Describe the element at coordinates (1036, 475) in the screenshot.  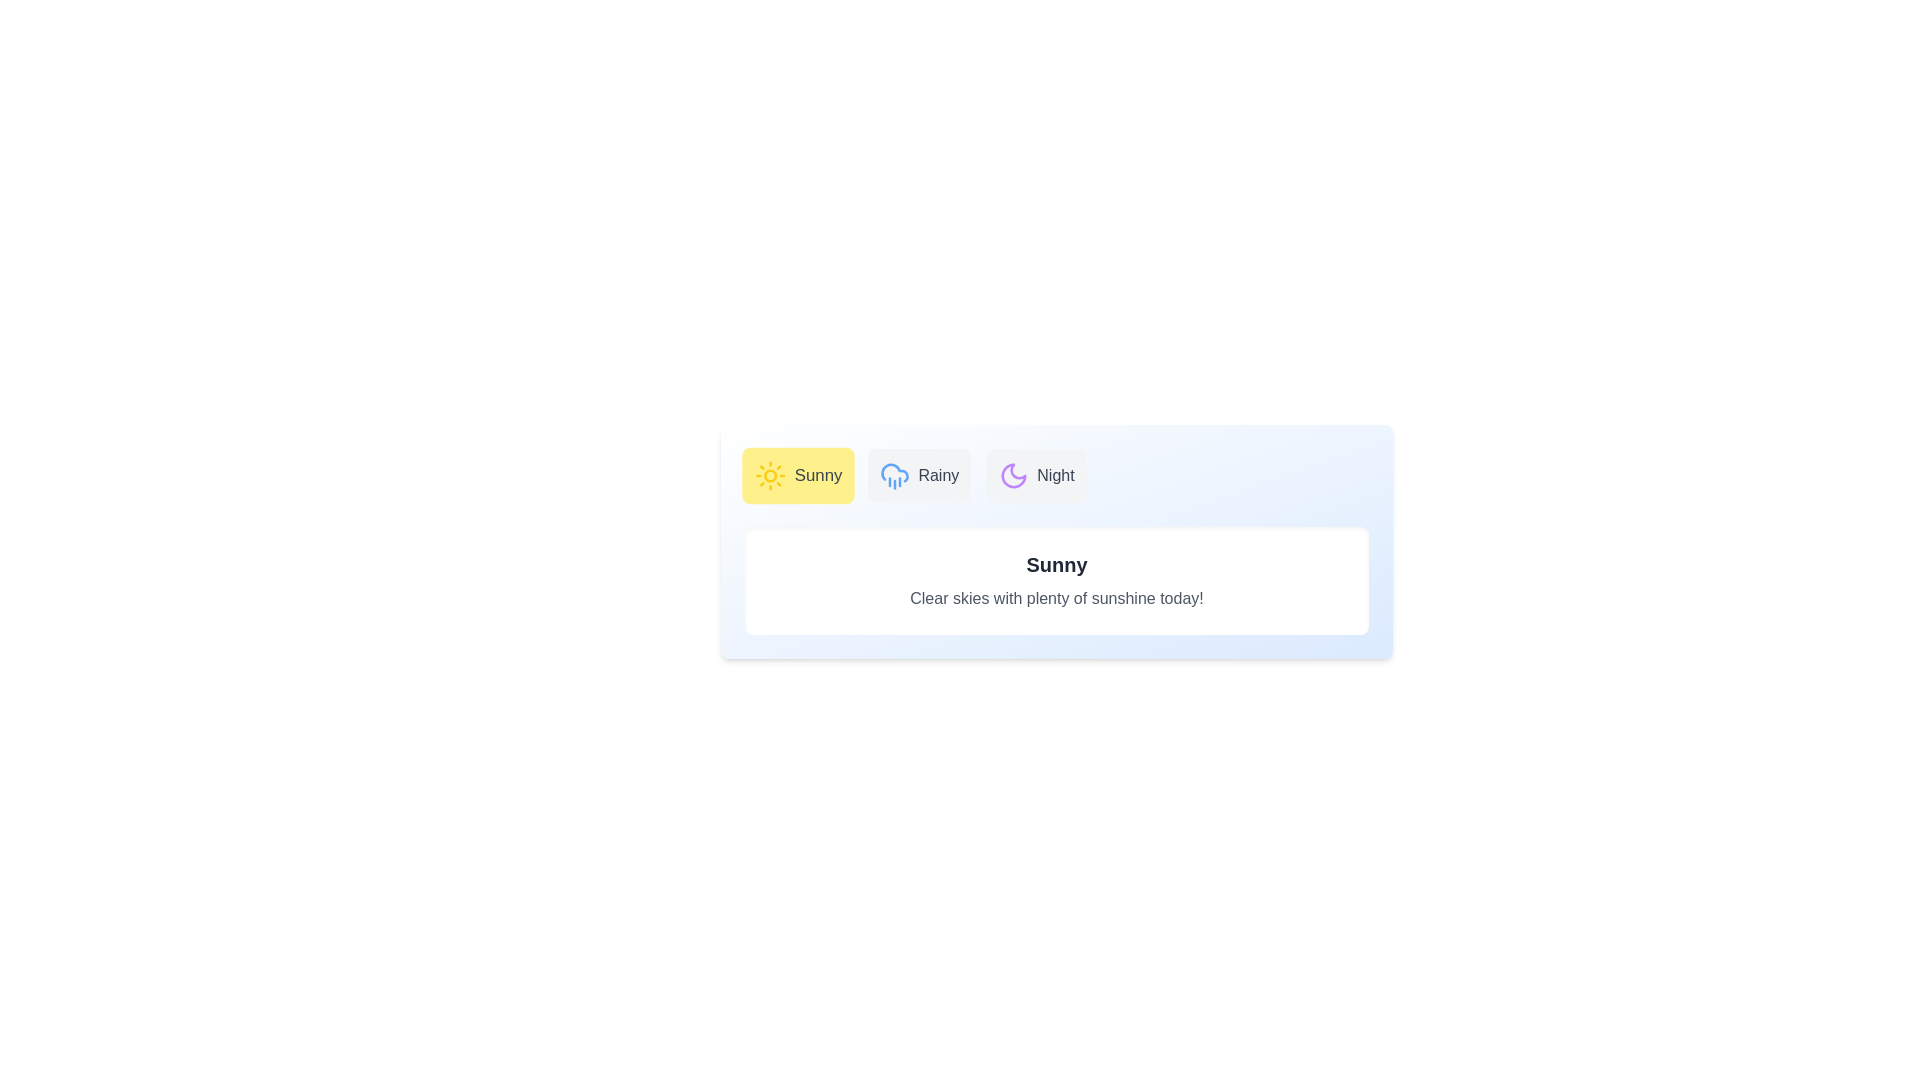
I see `the Night tab to select it` at that location.